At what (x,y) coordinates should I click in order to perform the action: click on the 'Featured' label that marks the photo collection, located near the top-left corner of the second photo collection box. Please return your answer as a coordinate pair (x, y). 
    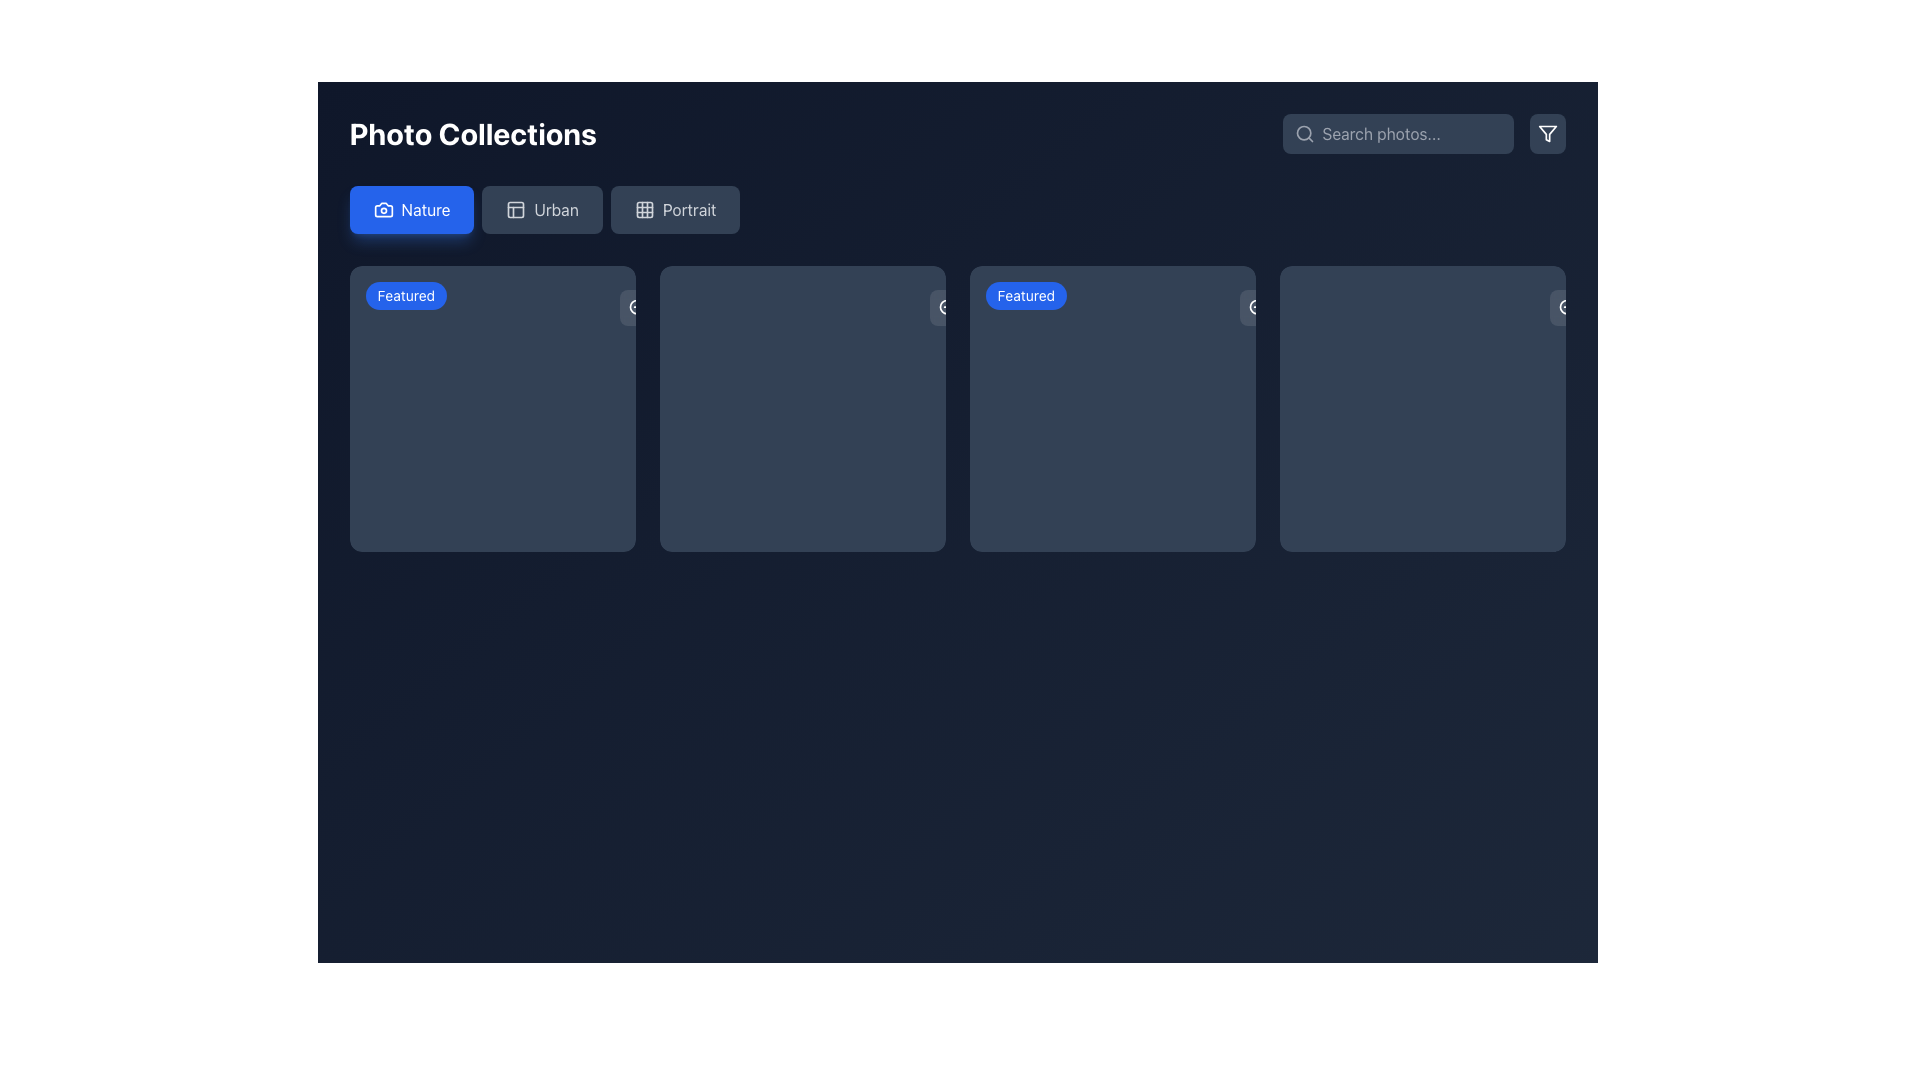
    Looking at the image, I should click on (1026, 296).